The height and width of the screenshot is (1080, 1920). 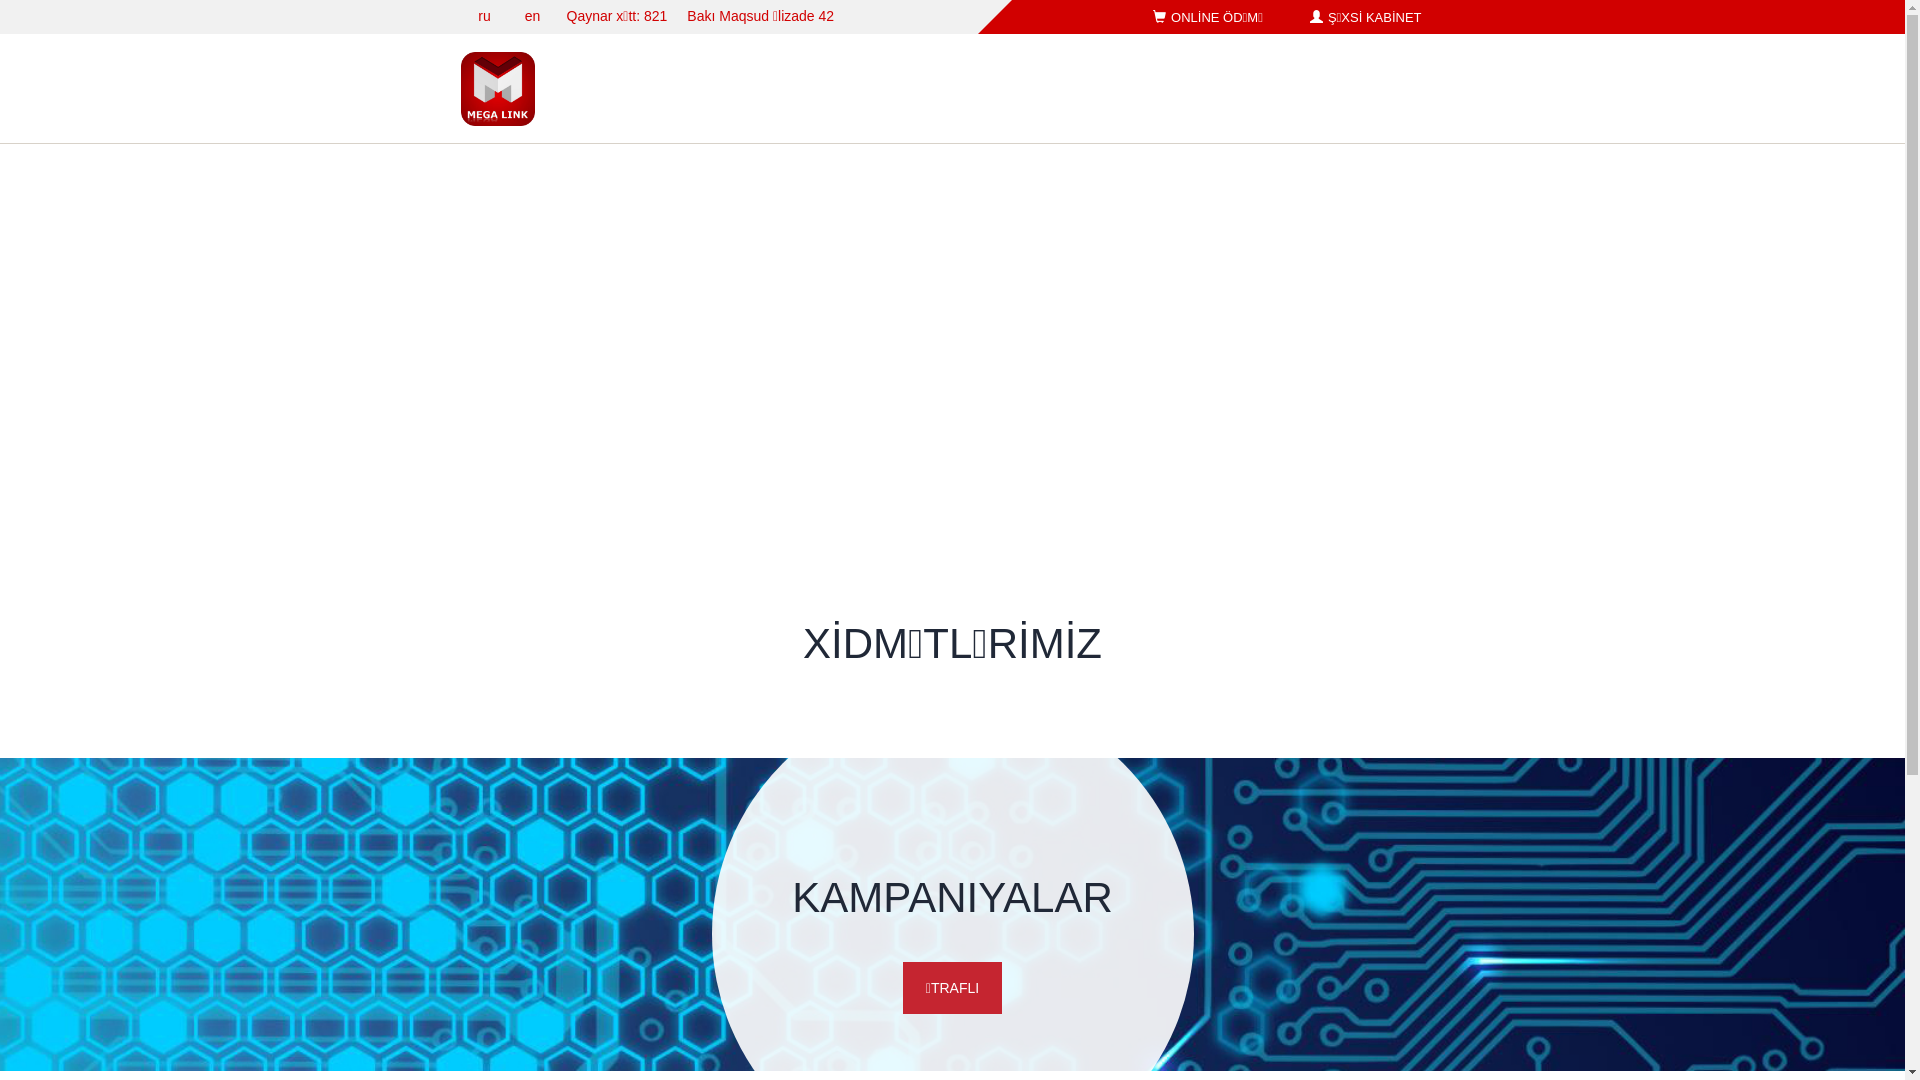 What do you see at coordinates (484, 15) in the screenshot?
I see `'ru'` at bounding box center [484, 15].